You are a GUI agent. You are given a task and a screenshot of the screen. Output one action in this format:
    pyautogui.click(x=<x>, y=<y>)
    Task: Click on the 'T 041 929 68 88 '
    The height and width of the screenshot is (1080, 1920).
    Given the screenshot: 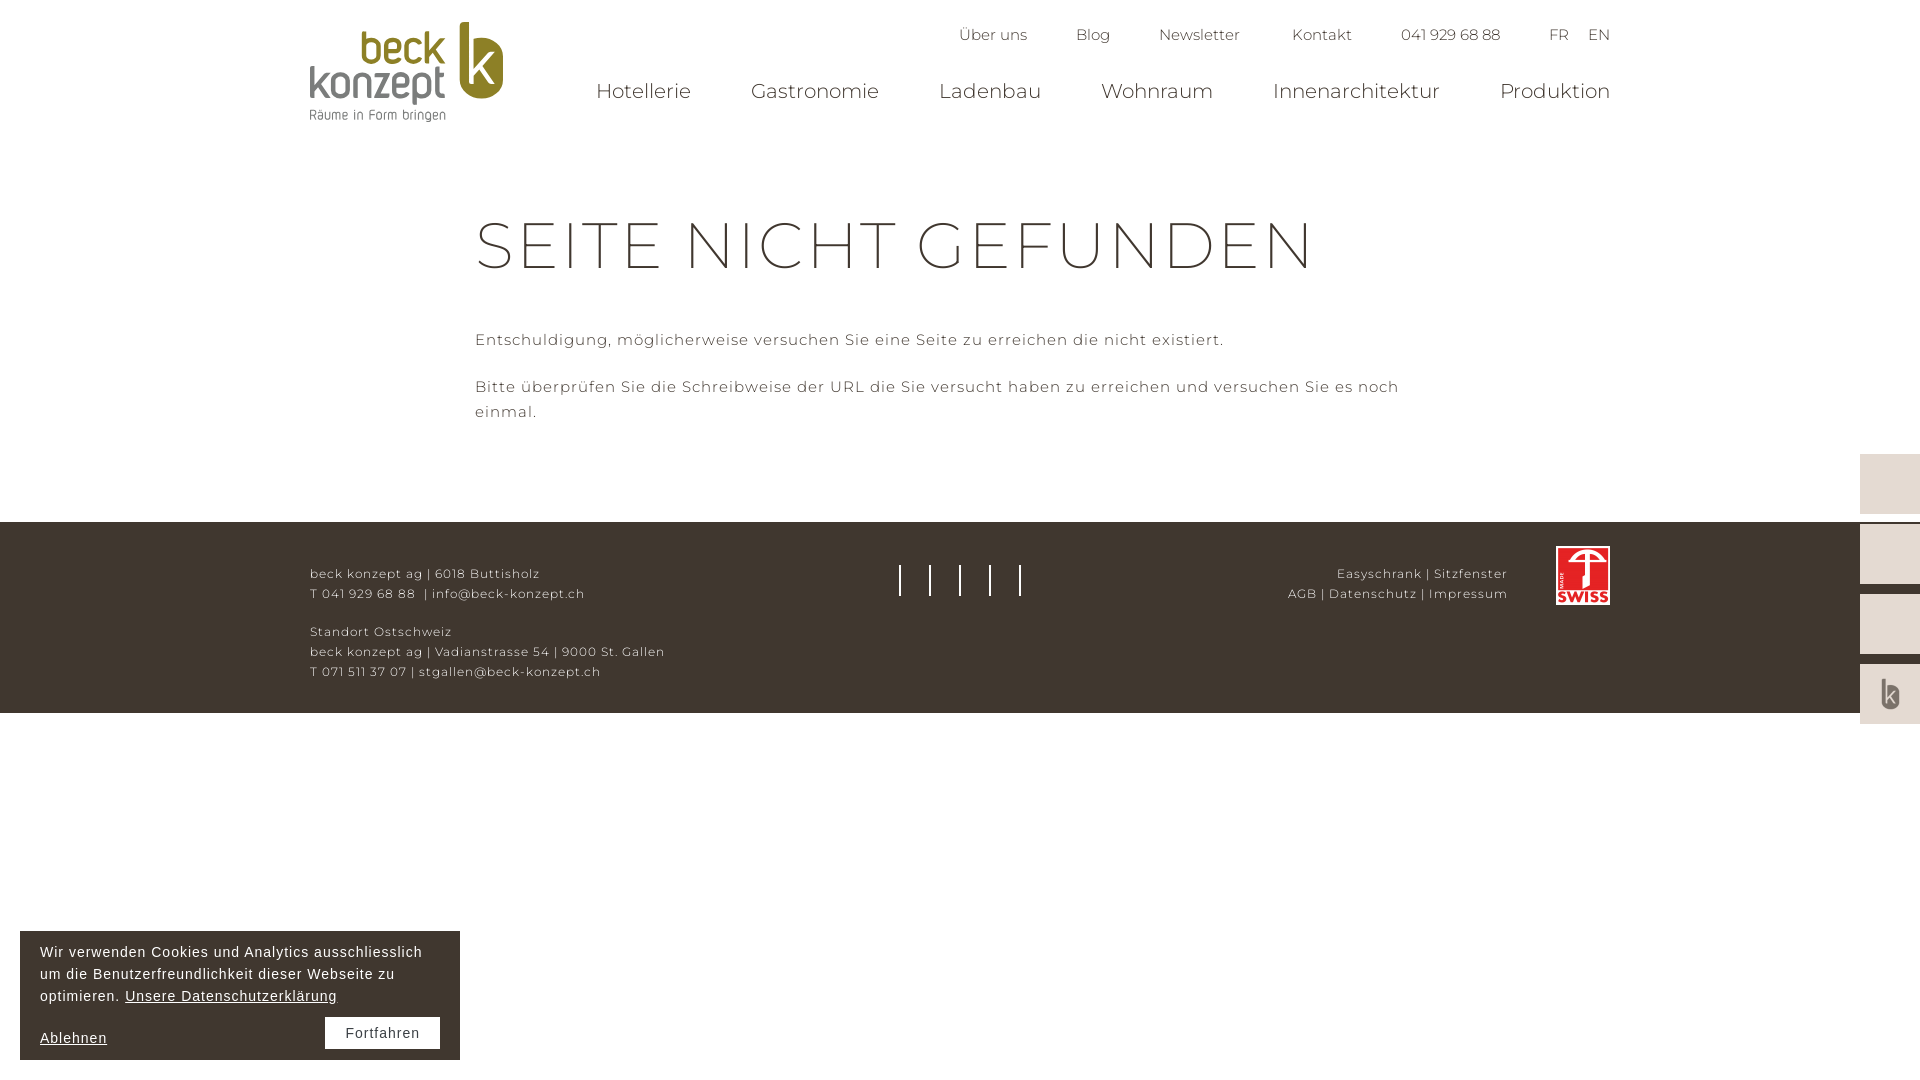 What is the action you would take?
    pyautogui.click(x=364, y=592)
    